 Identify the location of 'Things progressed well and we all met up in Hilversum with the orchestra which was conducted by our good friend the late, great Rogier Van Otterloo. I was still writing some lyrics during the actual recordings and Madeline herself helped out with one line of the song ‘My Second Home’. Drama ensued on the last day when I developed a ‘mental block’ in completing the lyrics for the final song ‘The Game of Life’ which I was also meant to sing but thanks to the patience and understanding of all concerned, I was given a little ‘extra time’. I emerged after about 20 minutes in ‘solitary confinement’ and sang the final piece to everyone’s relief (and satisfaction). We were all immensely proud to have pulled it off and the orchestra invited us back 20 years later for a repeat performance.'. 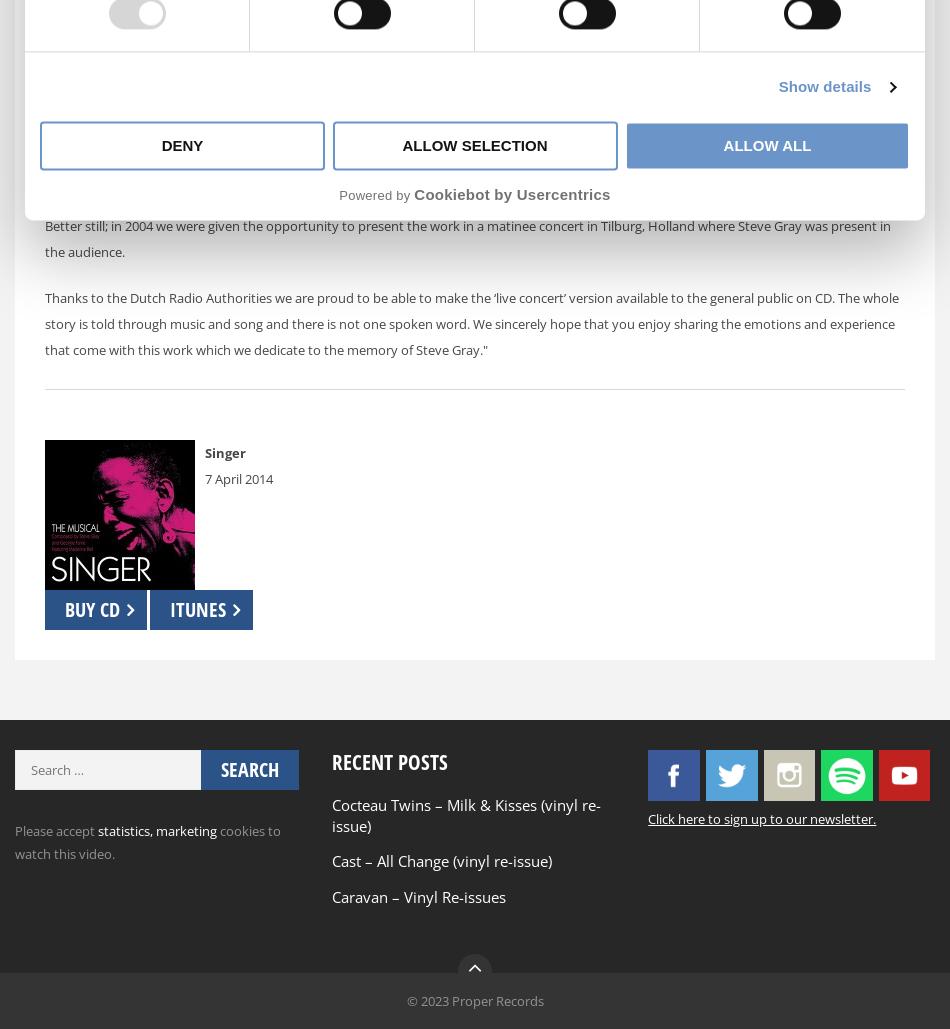
(470, 132).